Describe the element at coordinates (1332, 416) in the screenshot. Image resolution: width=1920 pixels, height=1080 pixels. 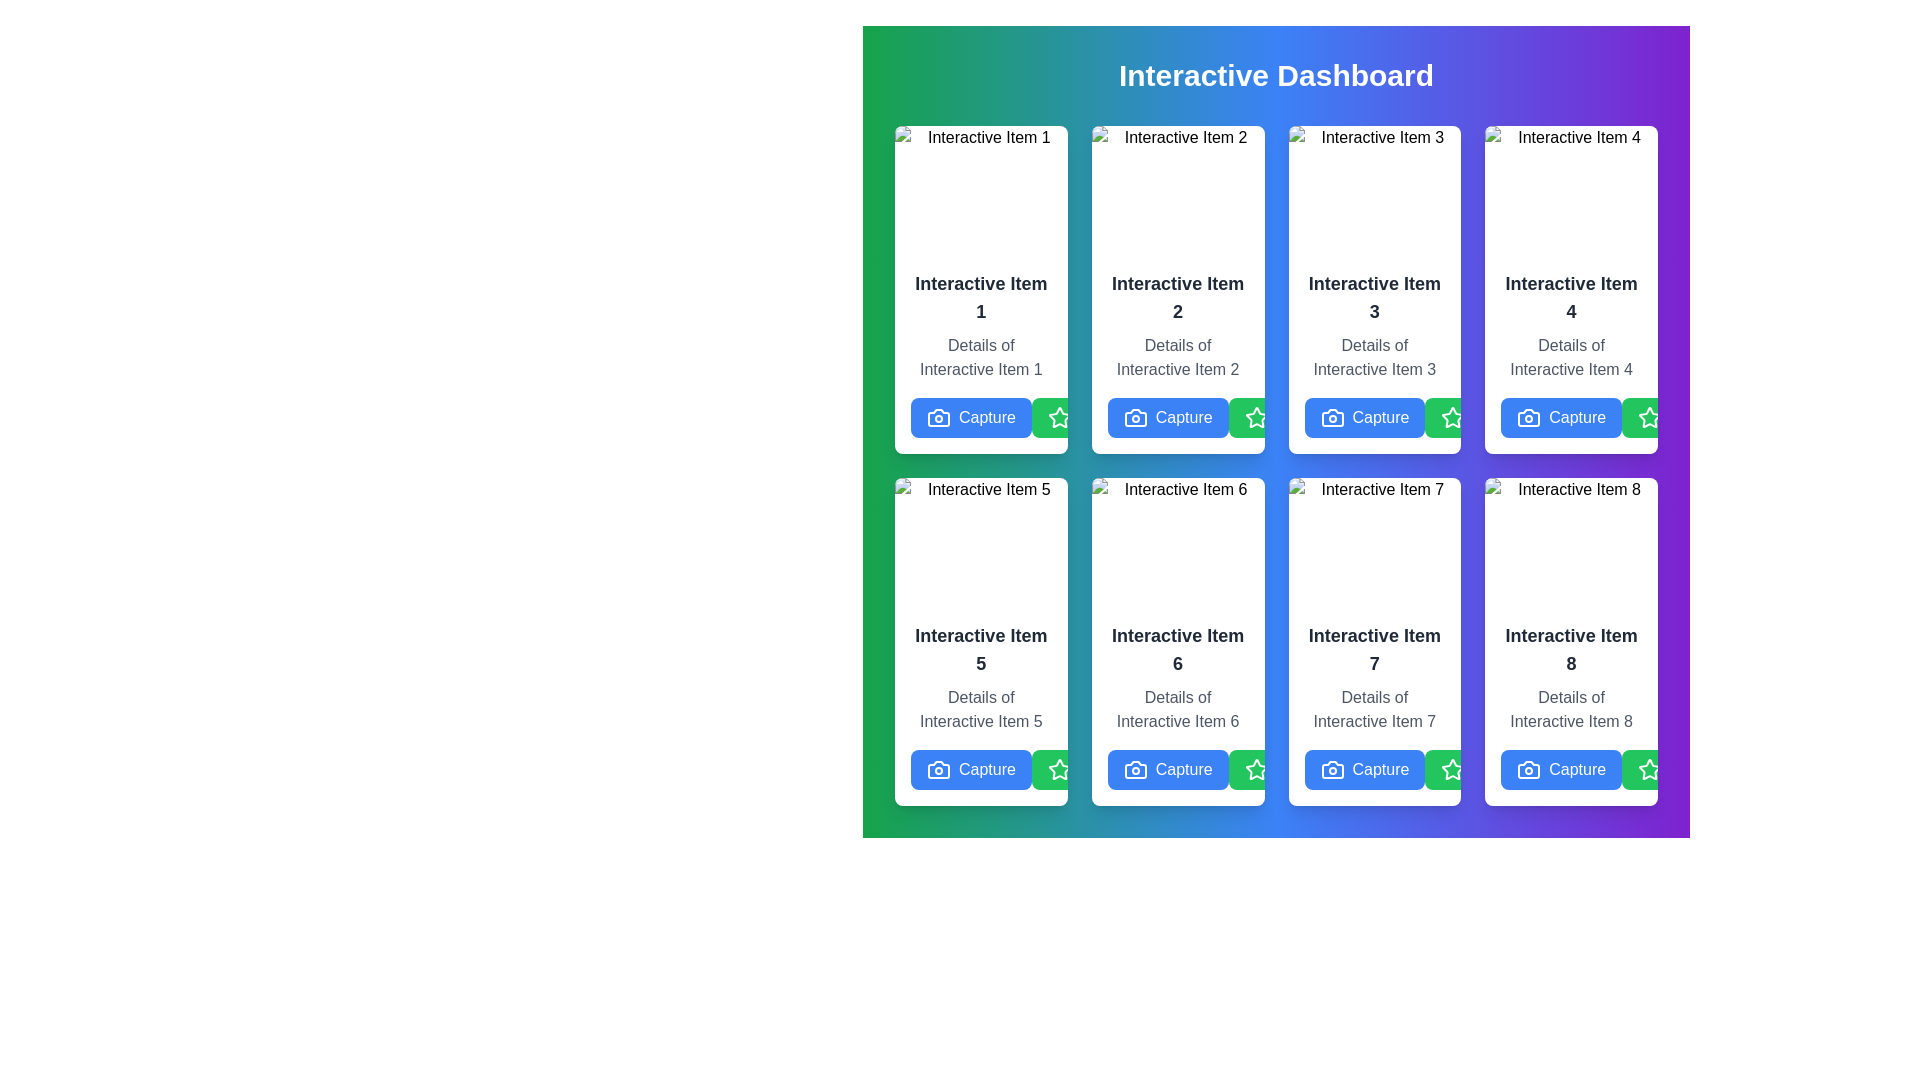
I see `the camera icon located at the bottom center of the card labeled 'Interactive Item 3'` at that location.